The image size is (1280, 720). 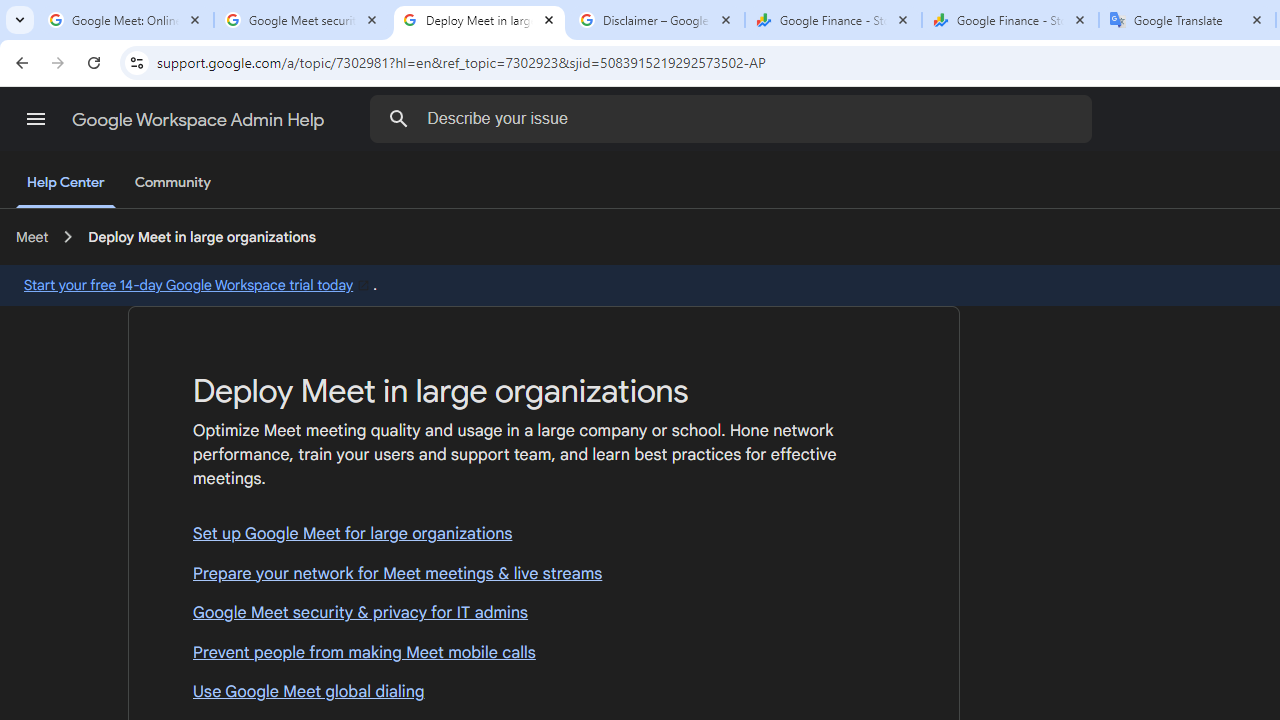 What do you see at coordinates (399, 118) in the screenshot?
I see `'Search Help Center'` at bounding box center [399, 118].